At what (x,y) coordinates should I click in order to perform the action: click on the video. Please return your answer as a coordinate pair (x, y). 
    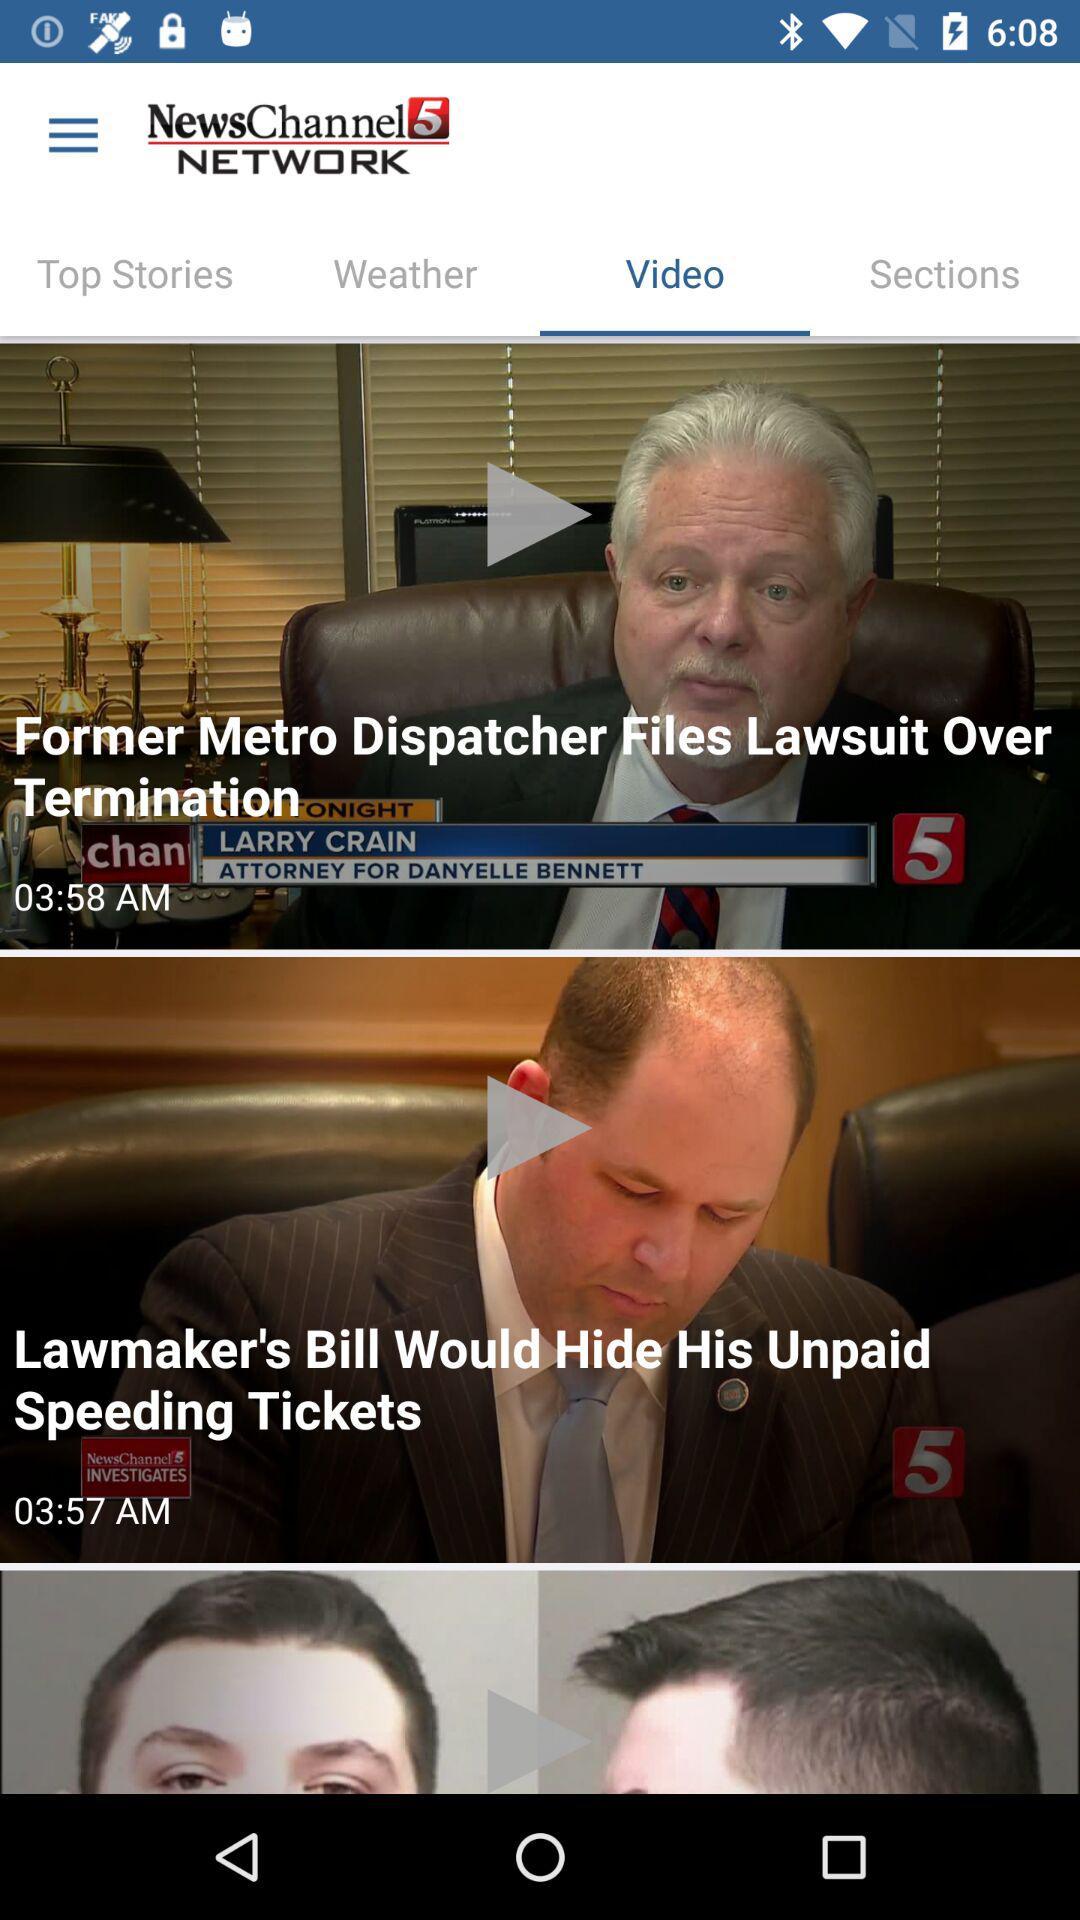
    Looking at the image, I should click on (540, 646).